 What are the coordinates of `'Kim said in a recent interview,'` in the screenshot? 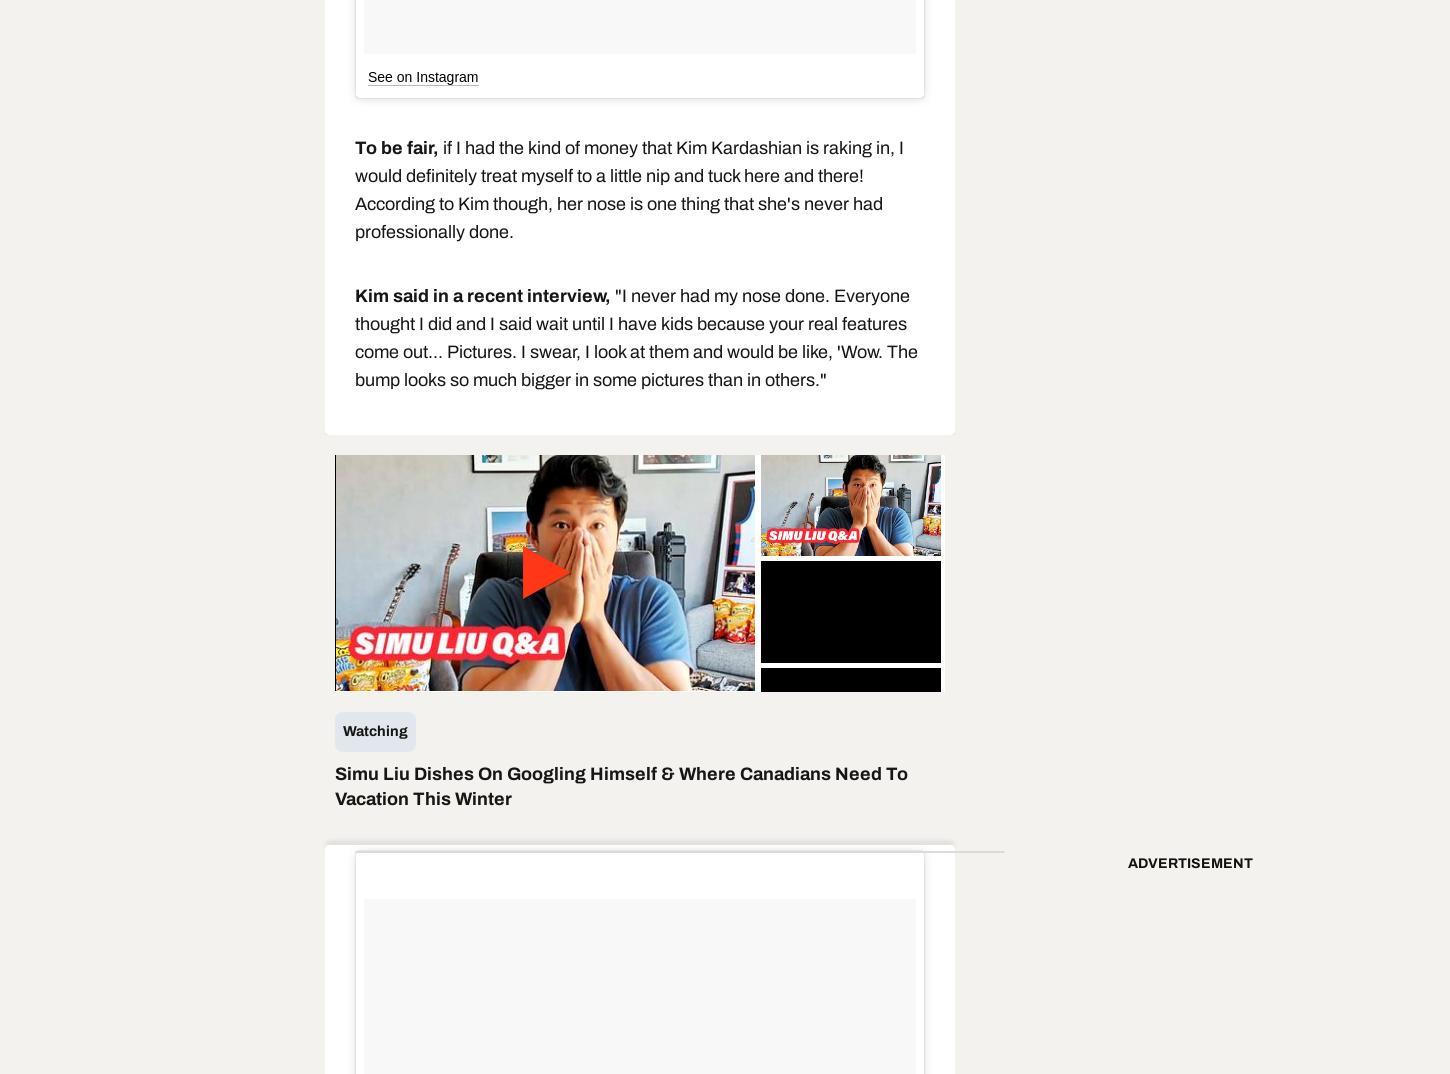 It's located at (485, 295).